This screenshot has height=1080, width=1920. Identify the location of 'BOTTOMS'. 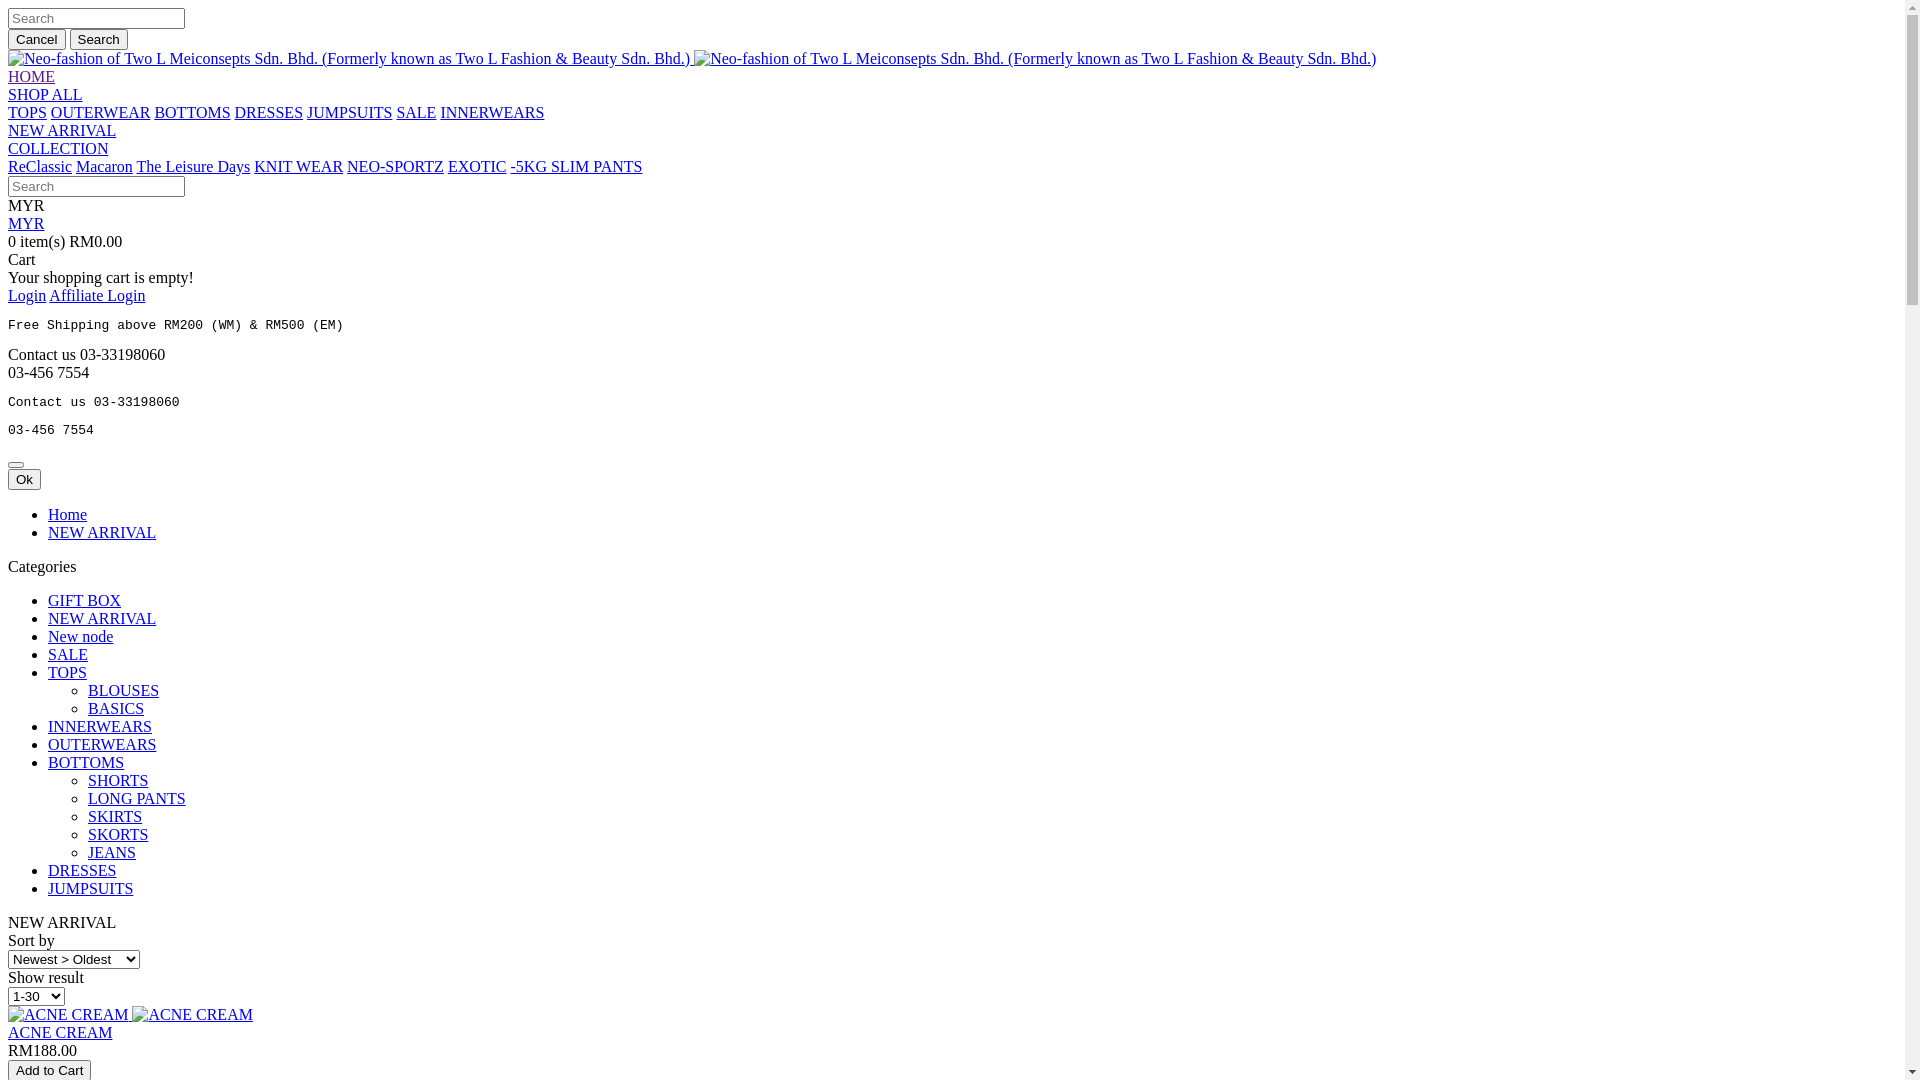
(85, 762).